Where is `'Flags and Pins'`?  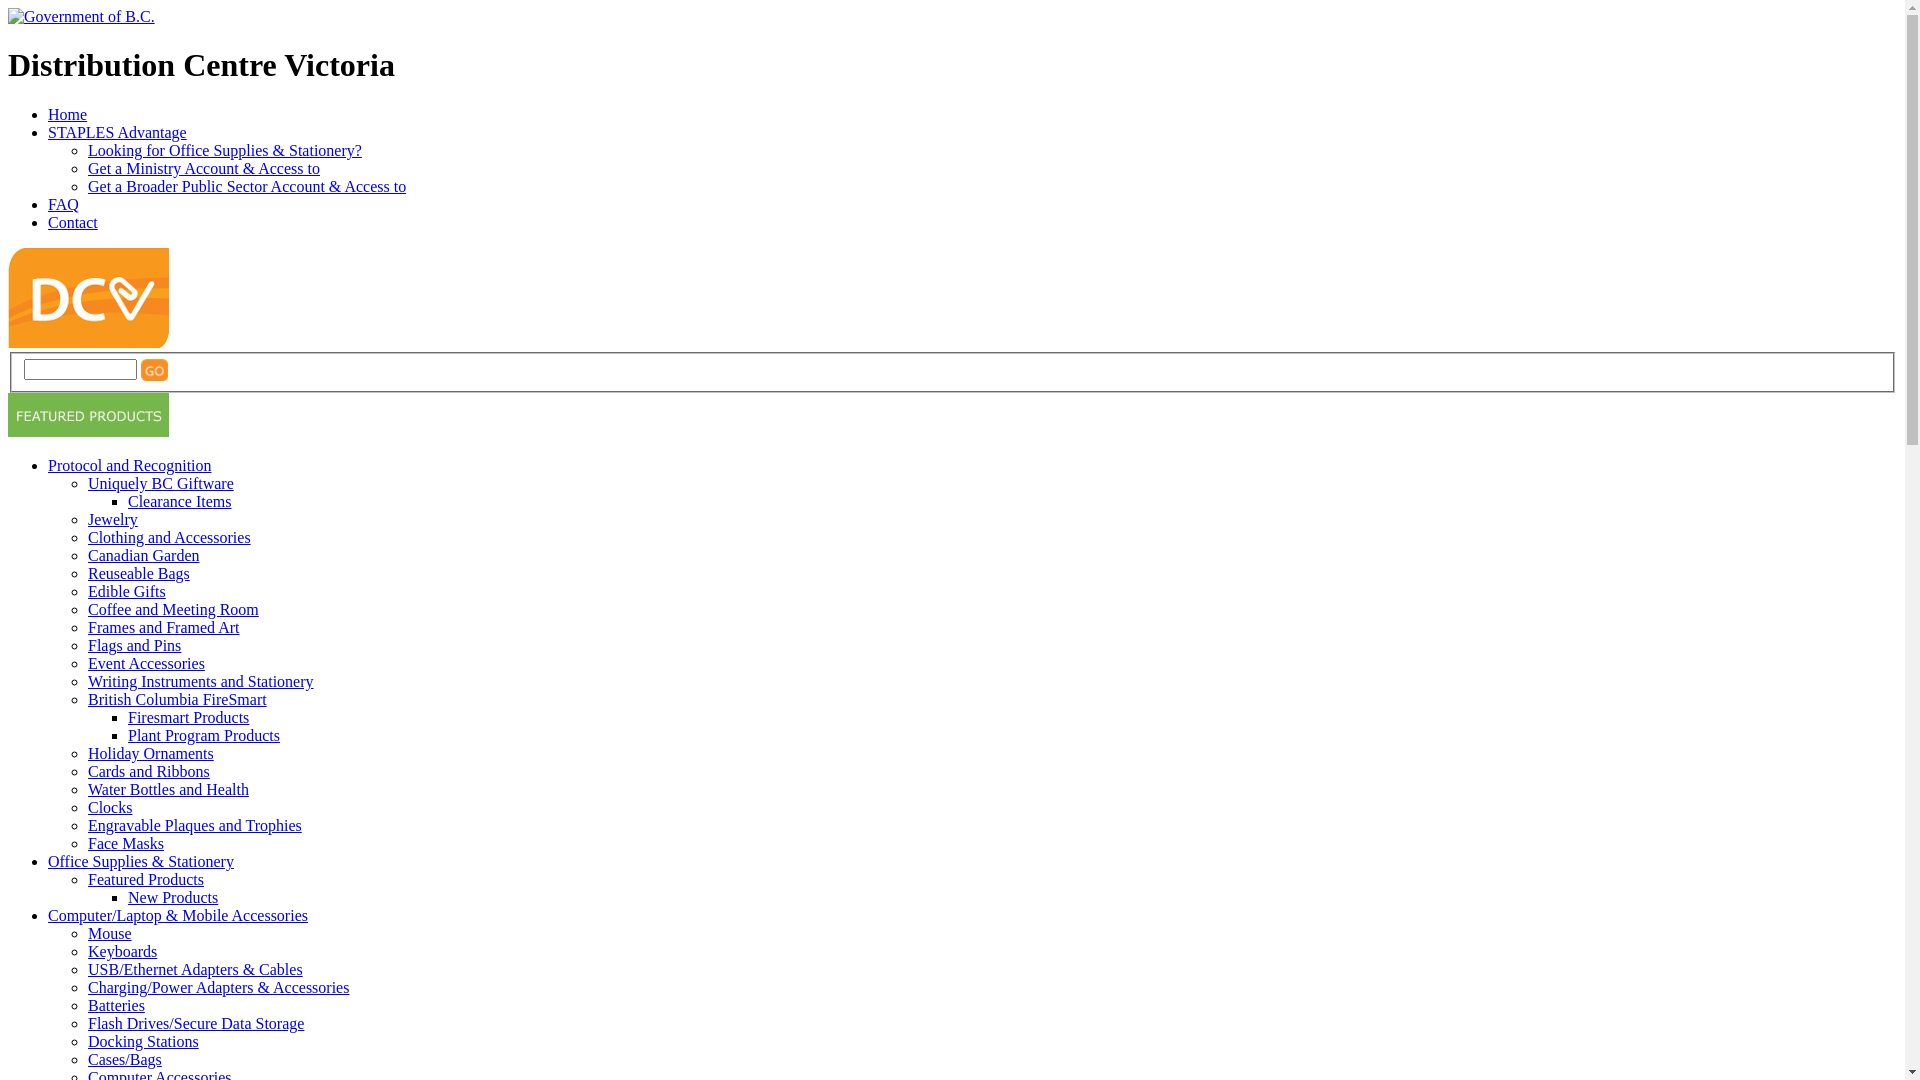 'Flags and Pins' is located at coordinates (133, 645).